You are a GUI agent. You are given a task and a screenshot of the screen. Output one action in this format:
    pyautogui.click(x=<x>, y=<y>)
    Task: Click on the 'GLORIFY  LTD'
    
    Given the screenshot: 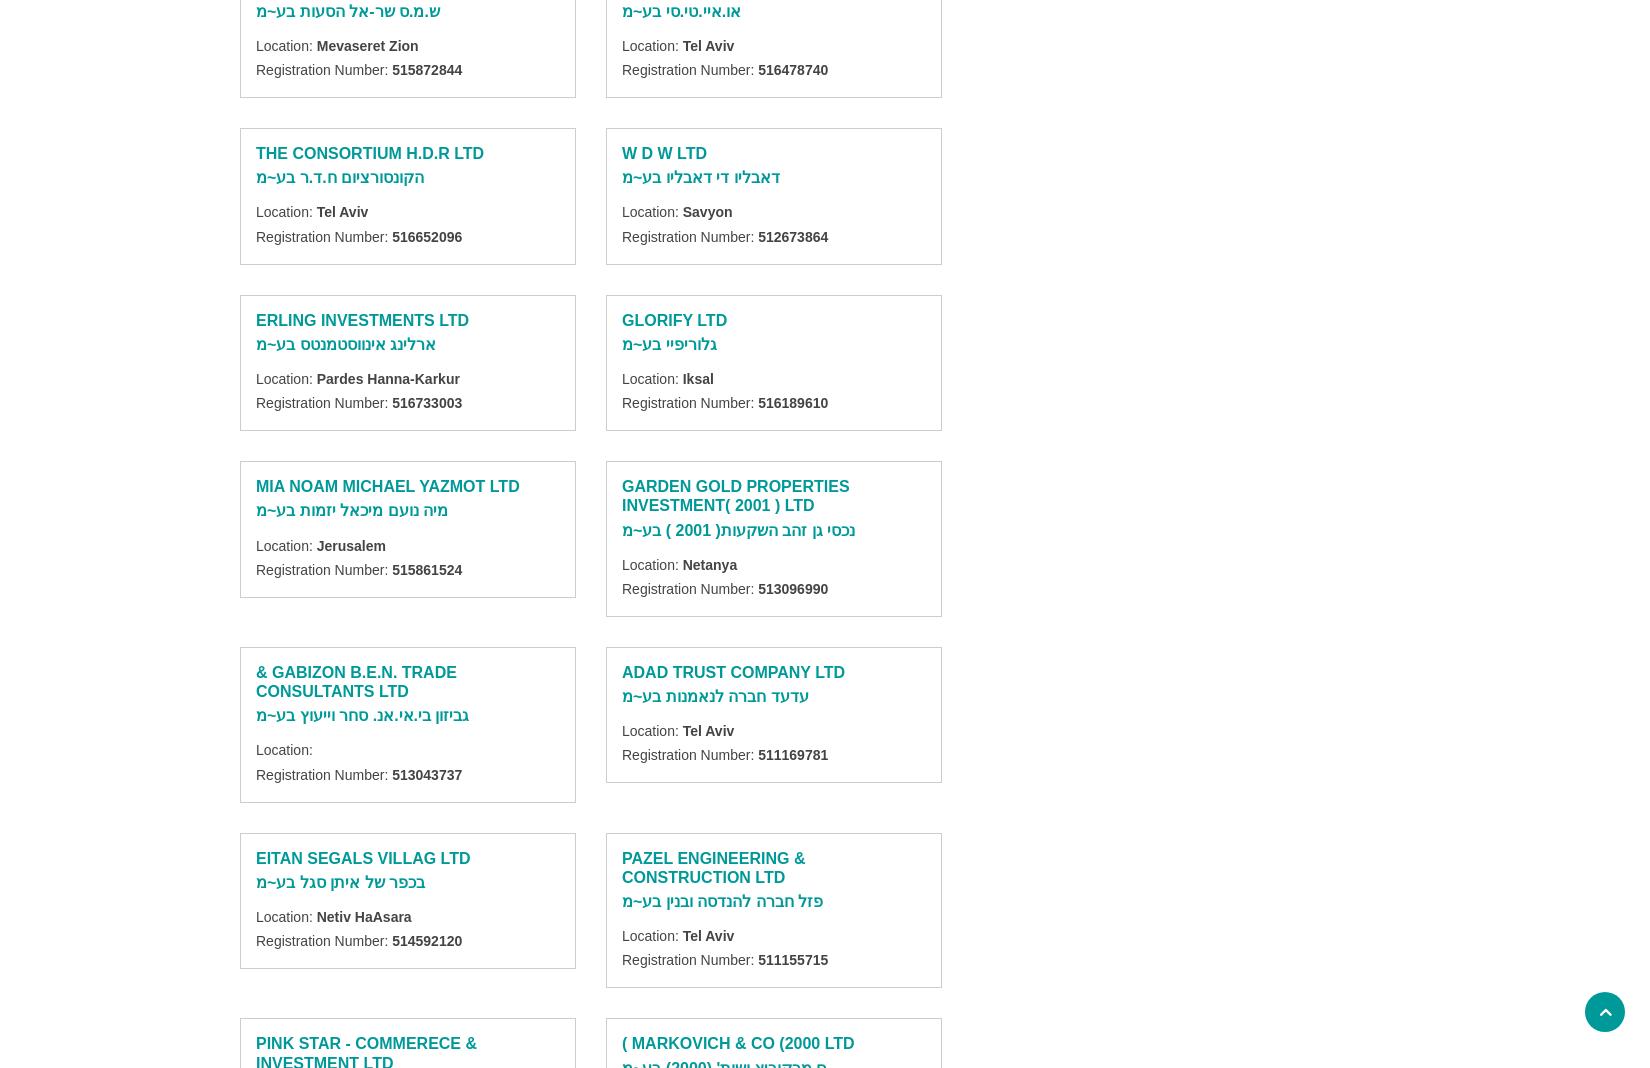 What is the action you would take?
    pyautogui.click(x=673, y=318)
    